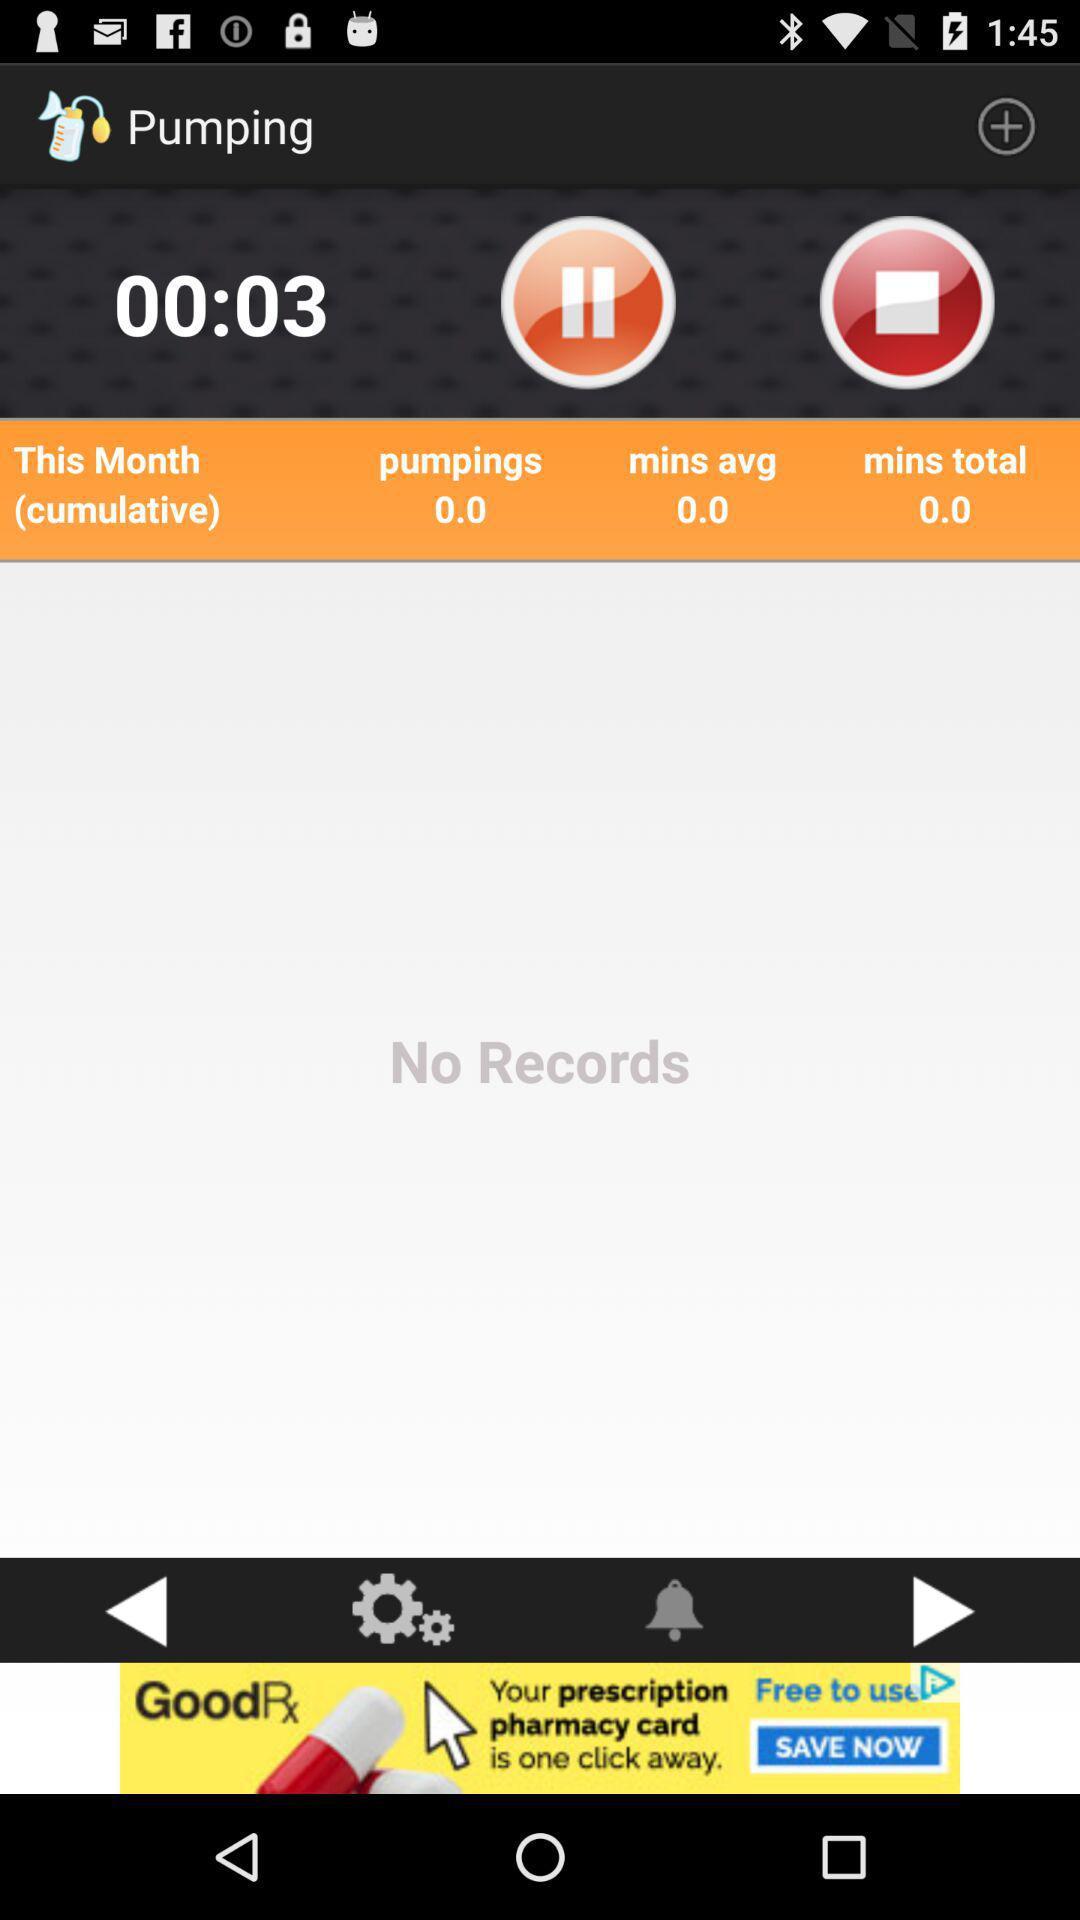 This screenshot has width=1080, height=1920. Describe the element at coordinates (587, 302) in the screenshot. I see `pause the records` at that location.